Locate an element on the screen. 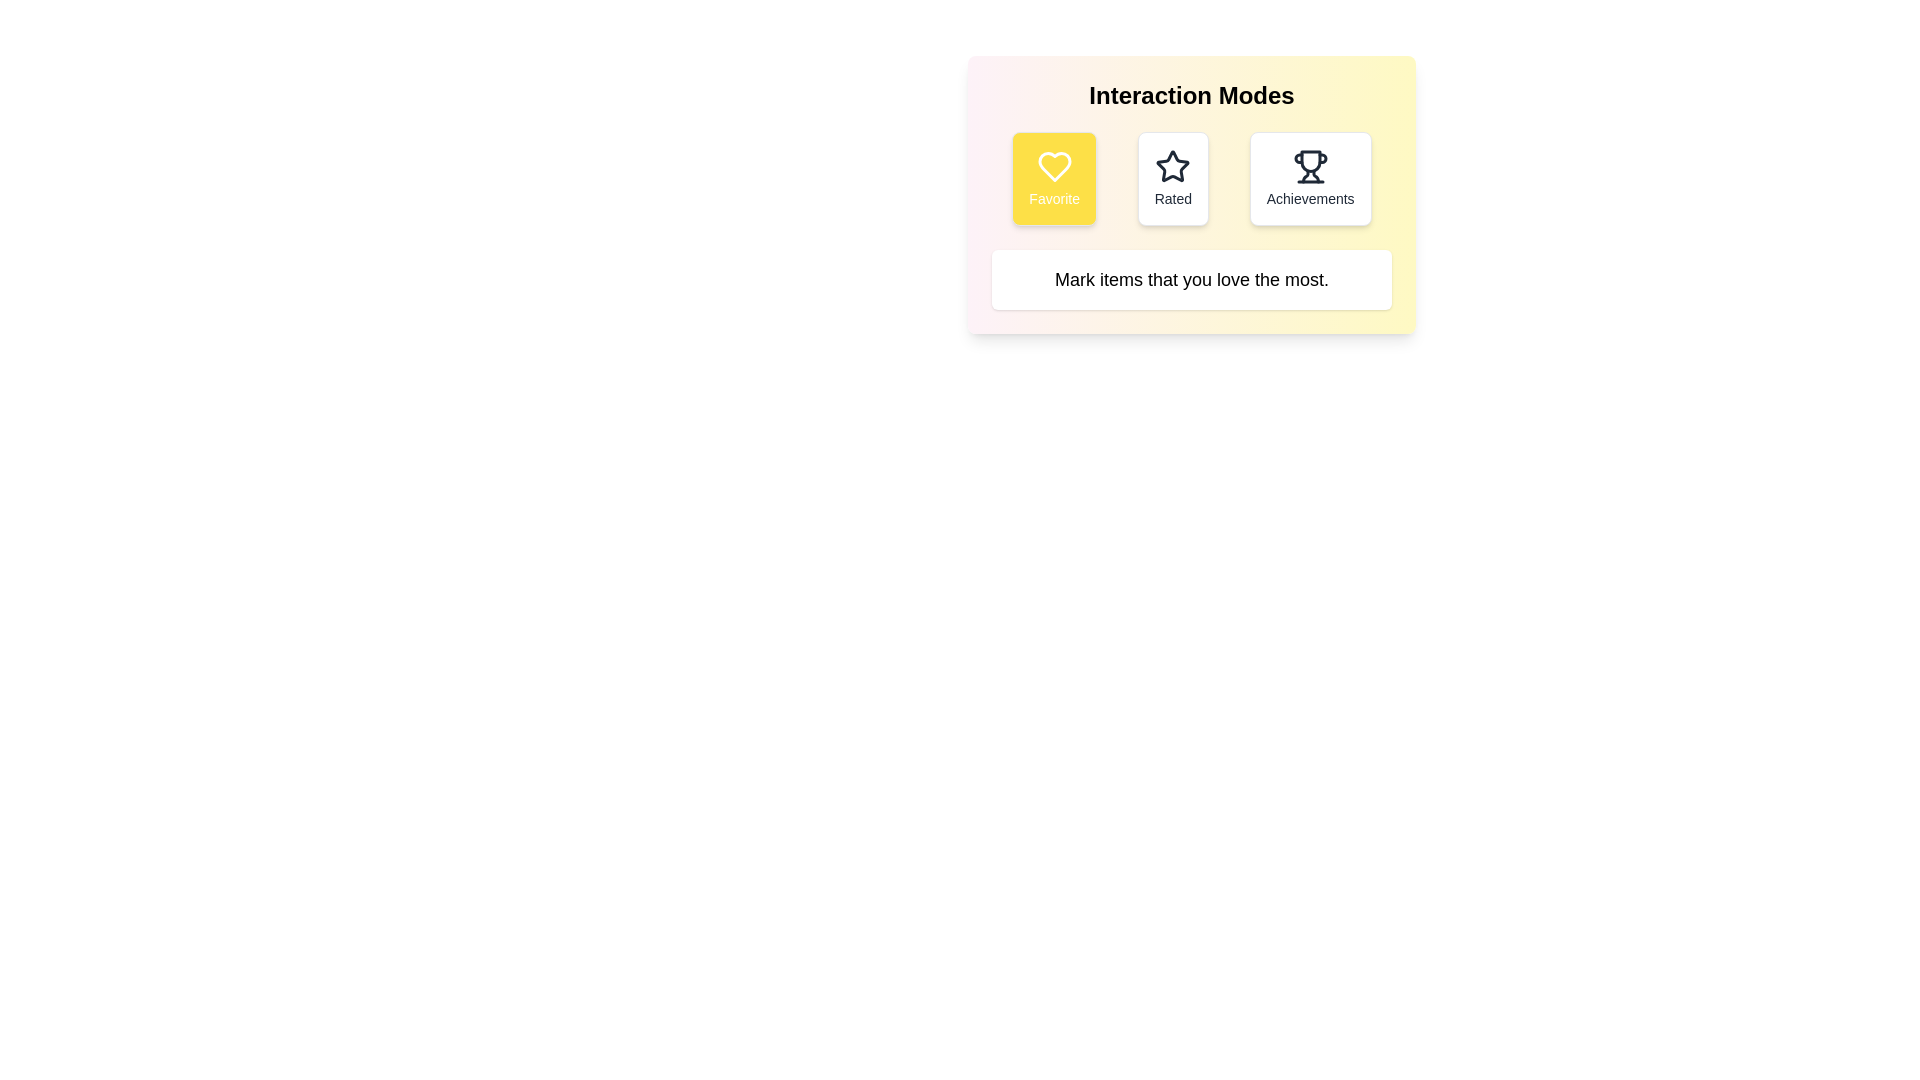 The height and width of the screenshot is (1080, 1920). the Rated button to observe the hover effect is located at coordinates (1173, 177).